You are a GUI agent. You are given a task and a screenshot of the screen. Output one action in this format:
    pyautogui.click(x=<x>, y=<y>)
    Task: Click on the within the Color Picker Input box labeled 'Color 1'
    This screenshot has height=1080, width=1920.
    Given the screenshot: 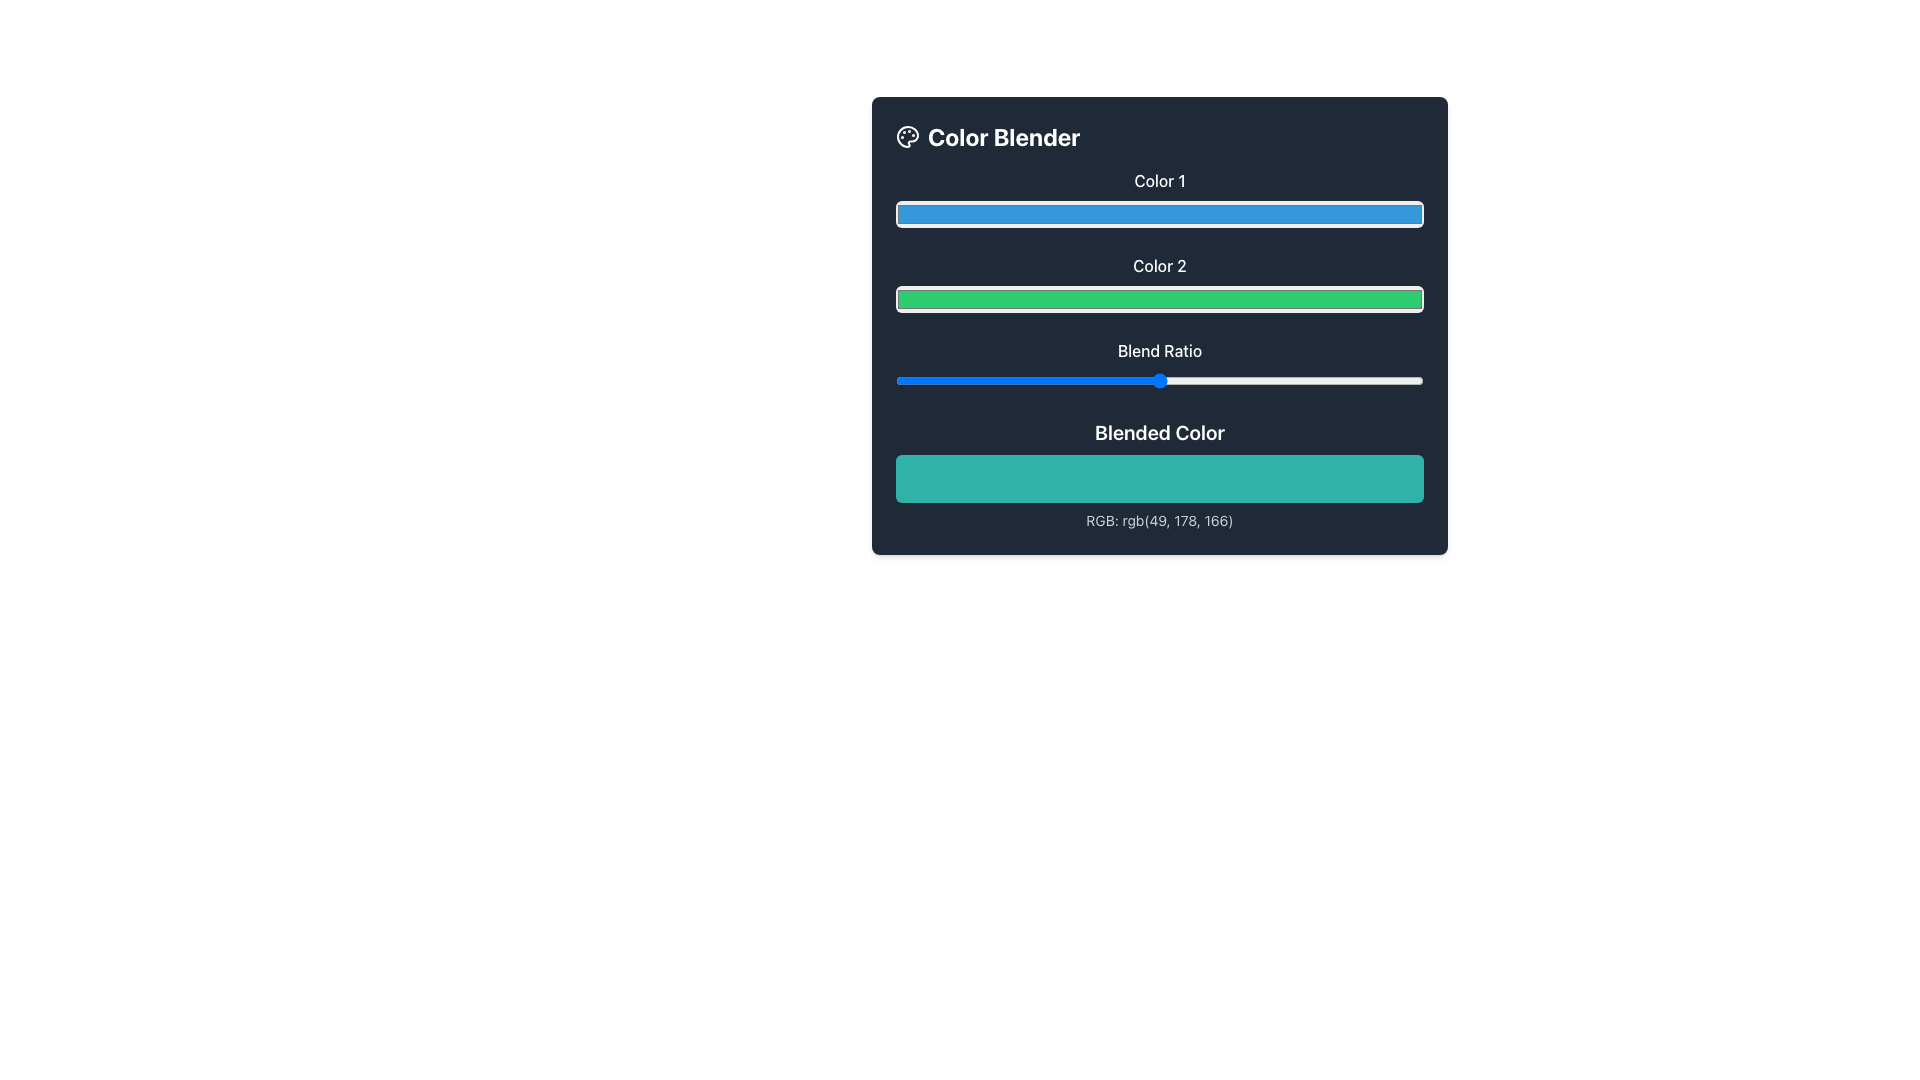 What is the action you would take?
    pyautogui.click(x=1160, y=199)
    